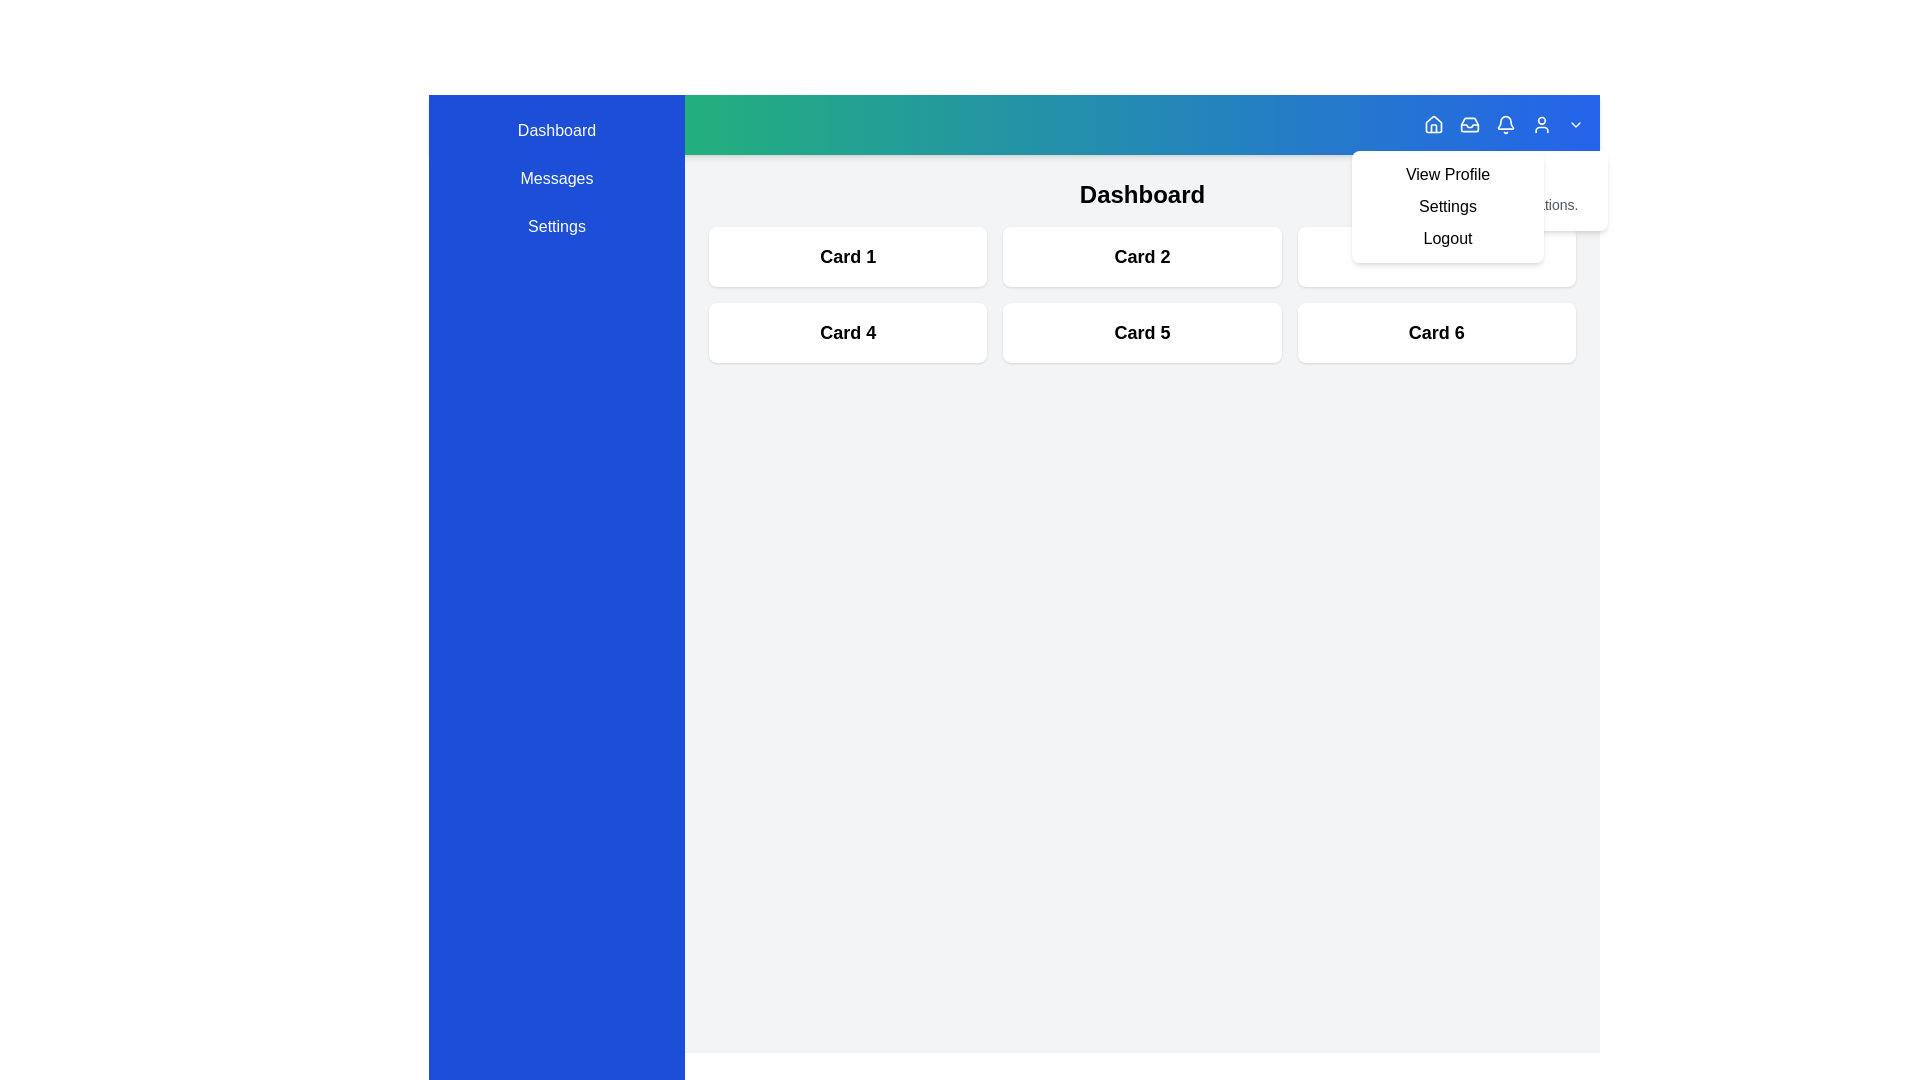 This screenshot has width=1920, height=1080. Describe the element at coordinates (1540, 124) in the screenshot. I see `the user profile icon, which is the fifth icon in a row of navigation icons at the top-right corner of the interface` at that location.